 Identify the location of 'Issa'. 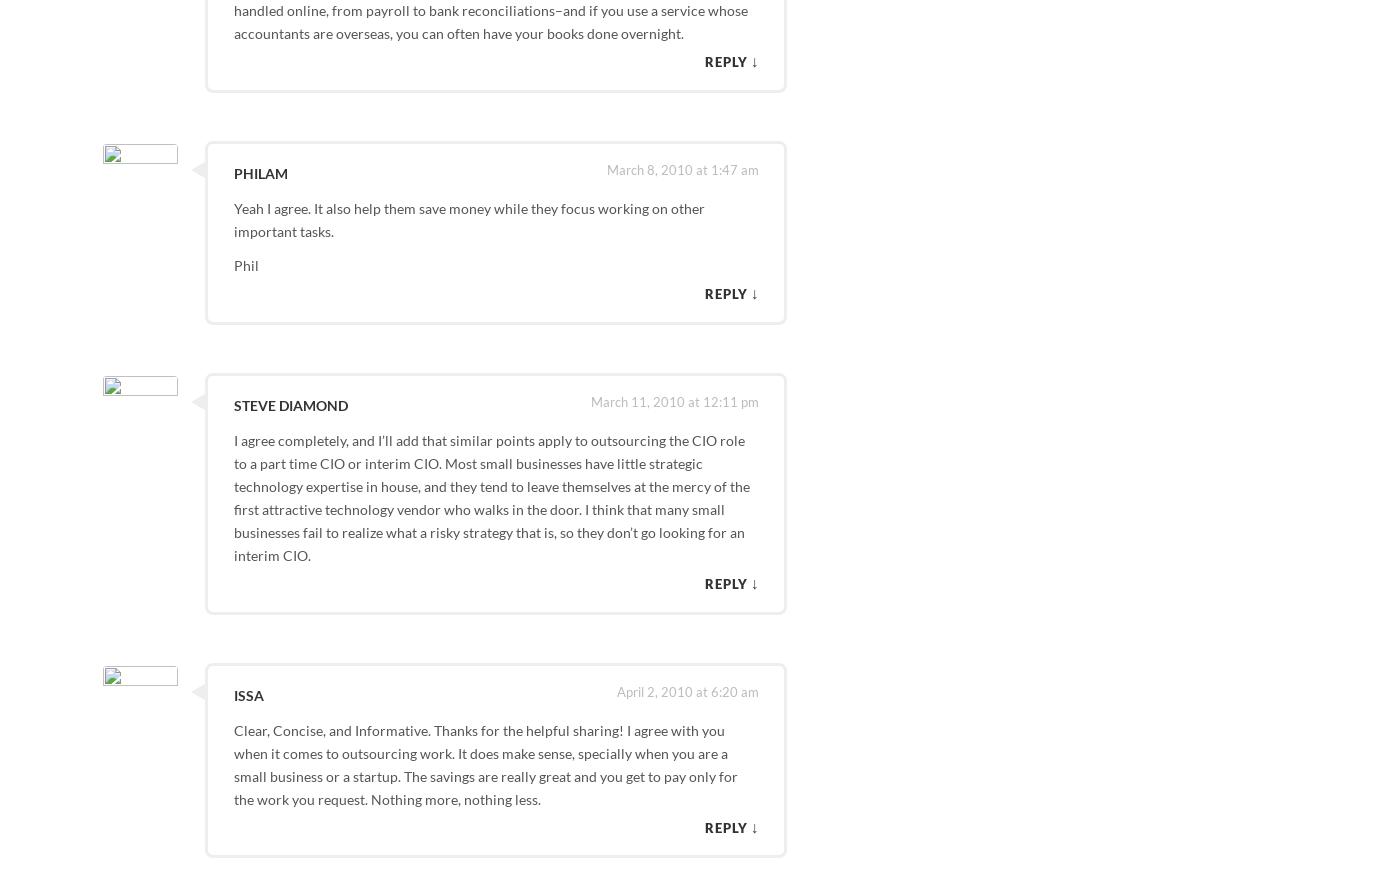
(247, 694).